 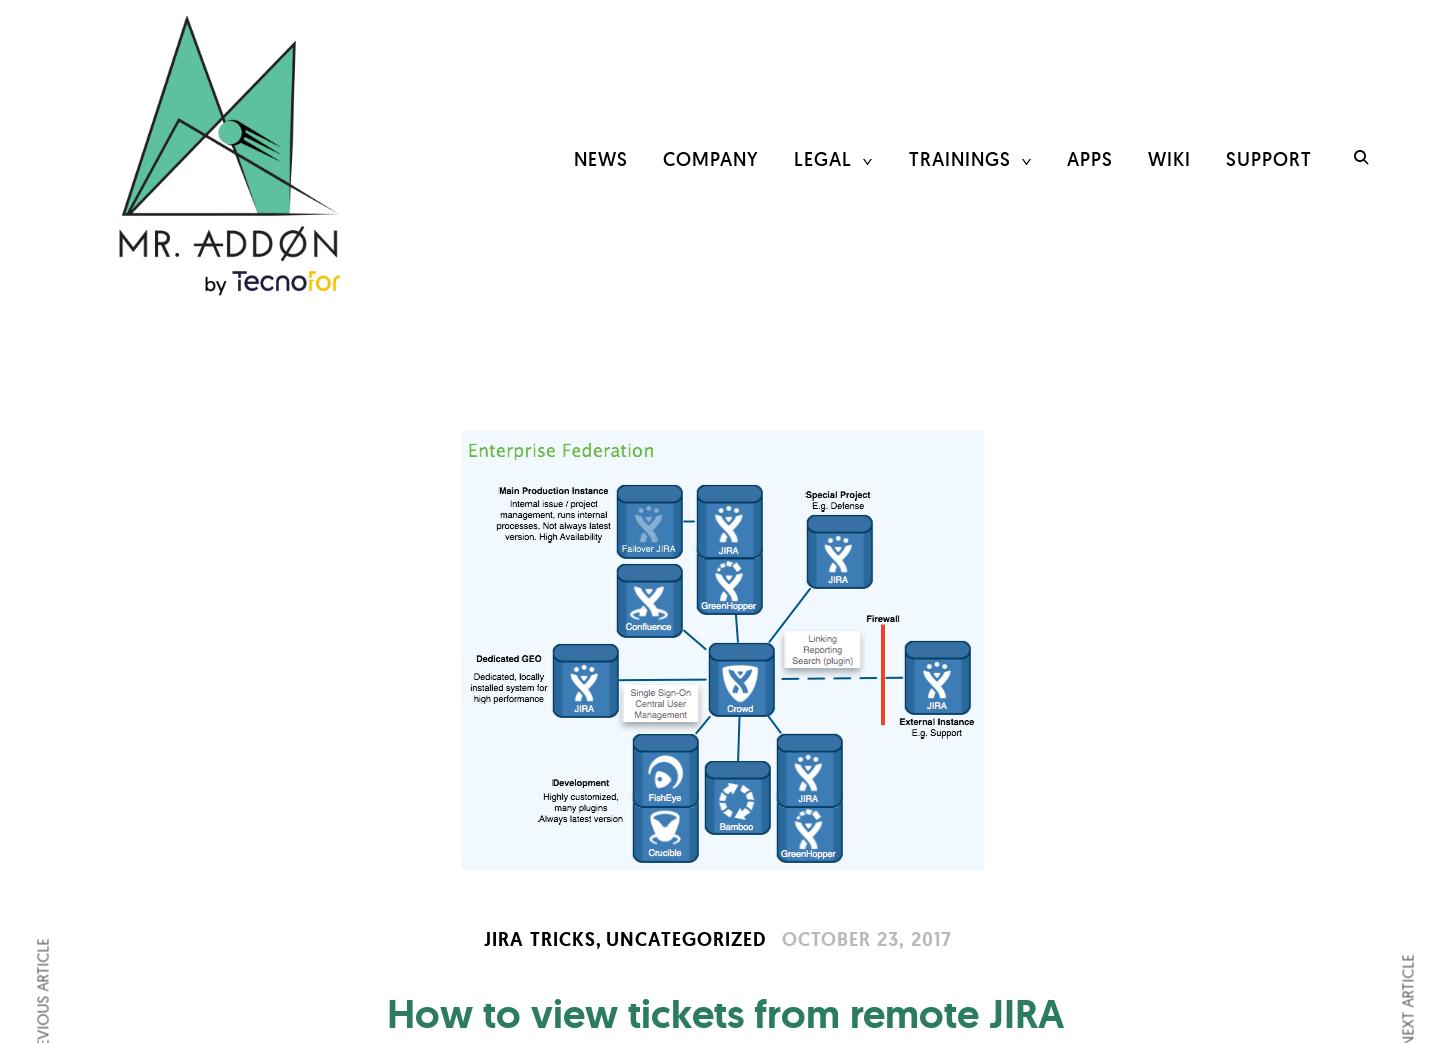 I want to click on 'TECNOFOR SLA STATEMENT', so click(x=864, y=504).